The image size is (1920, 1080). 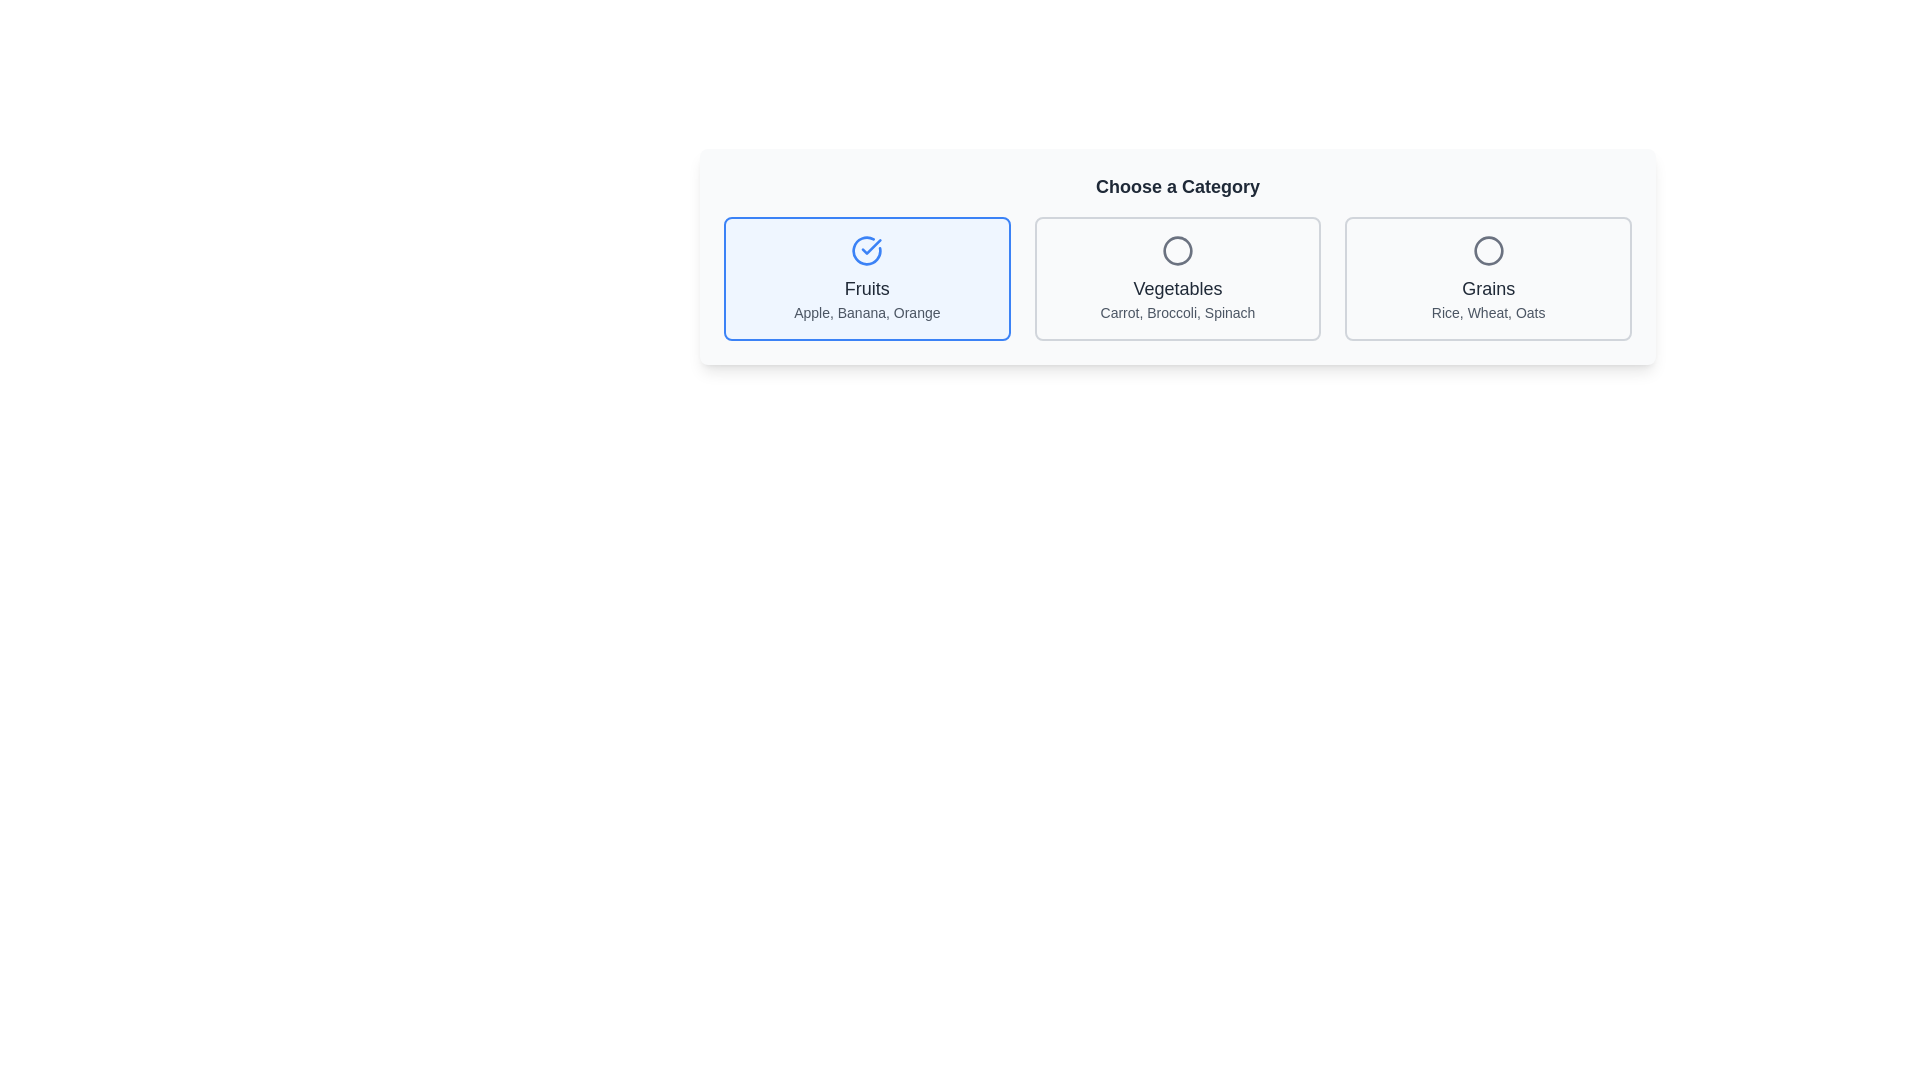 What do you see at coordinates (1177, 249) in the screenshot?
I see `the circular icon representing the 'Vegetables' category, which is located at the top center of the card labeled 'Vegetables'` at bounding box center [1177, 249].